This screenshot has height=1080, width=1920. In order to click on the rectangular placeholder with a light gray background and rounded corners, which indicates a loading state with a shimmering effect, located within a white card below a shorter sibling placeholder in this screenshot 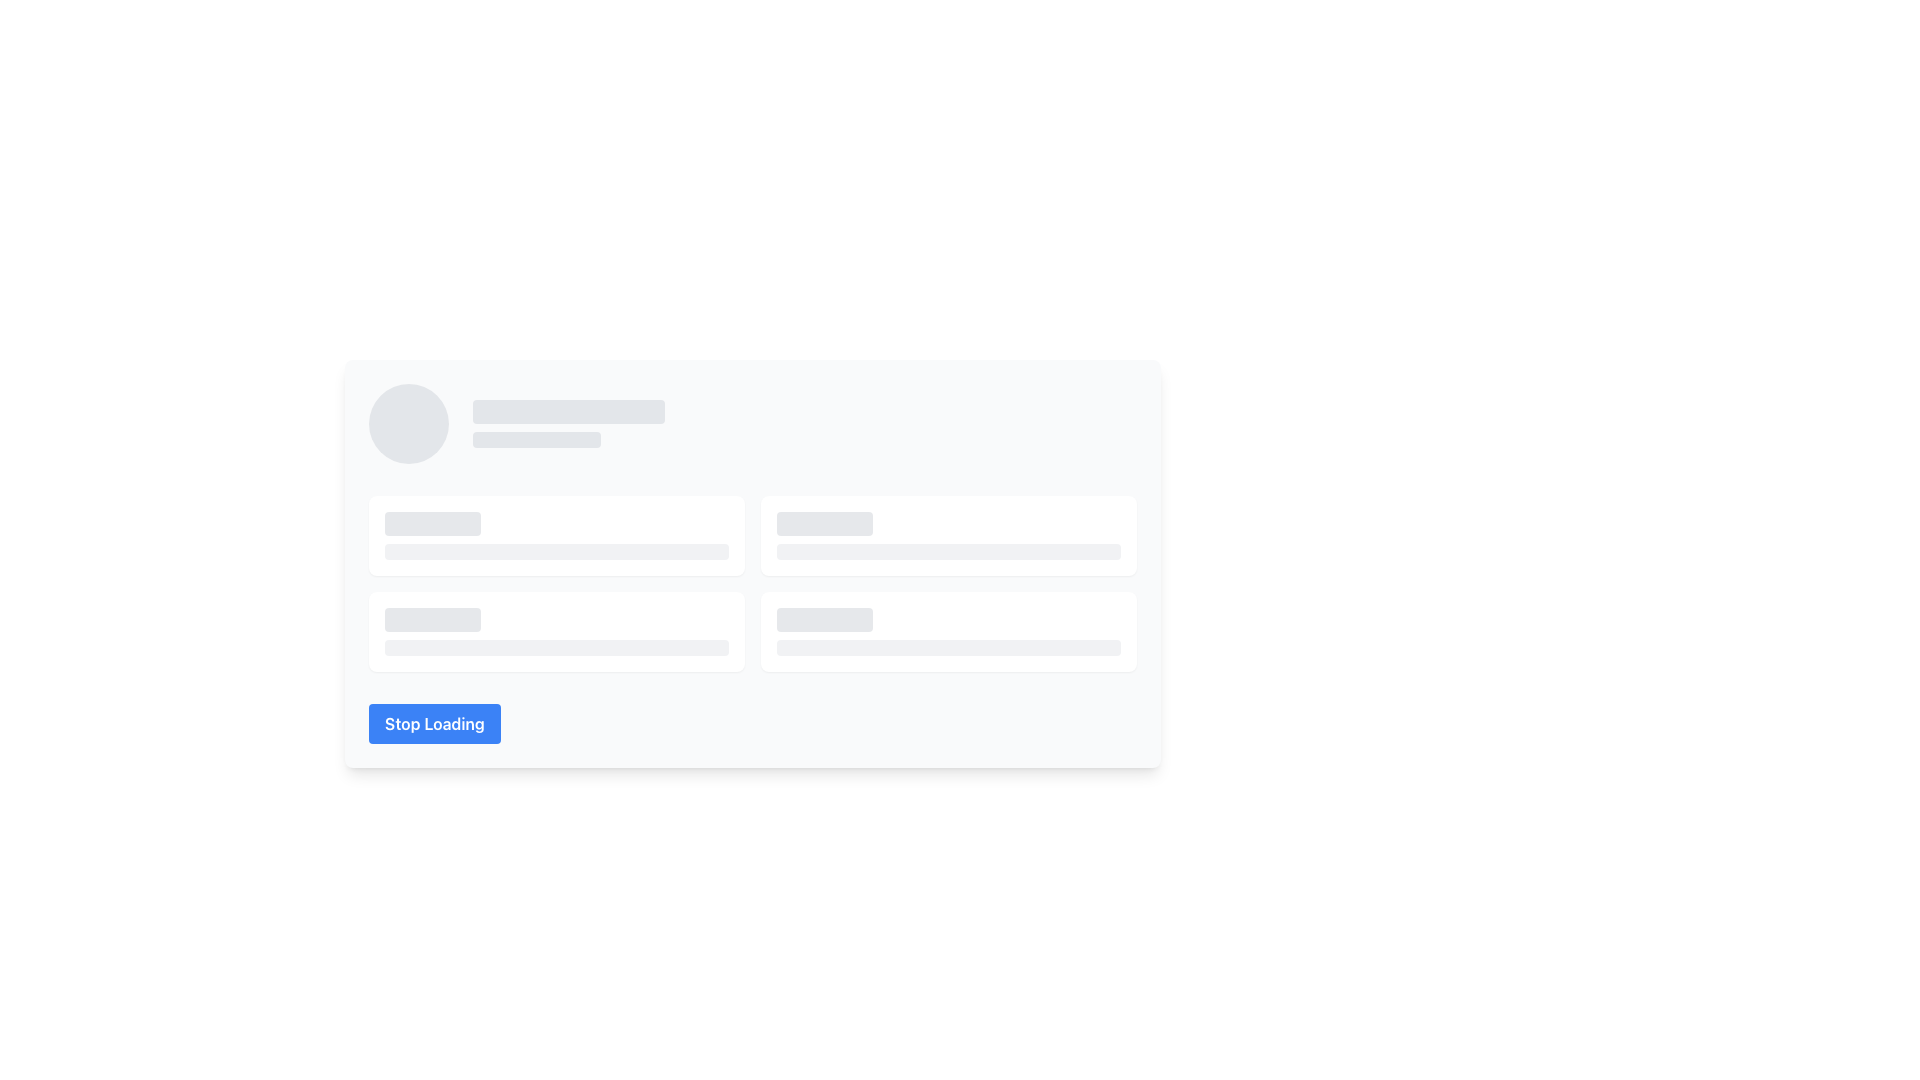, I will do `click(556, 648)`.